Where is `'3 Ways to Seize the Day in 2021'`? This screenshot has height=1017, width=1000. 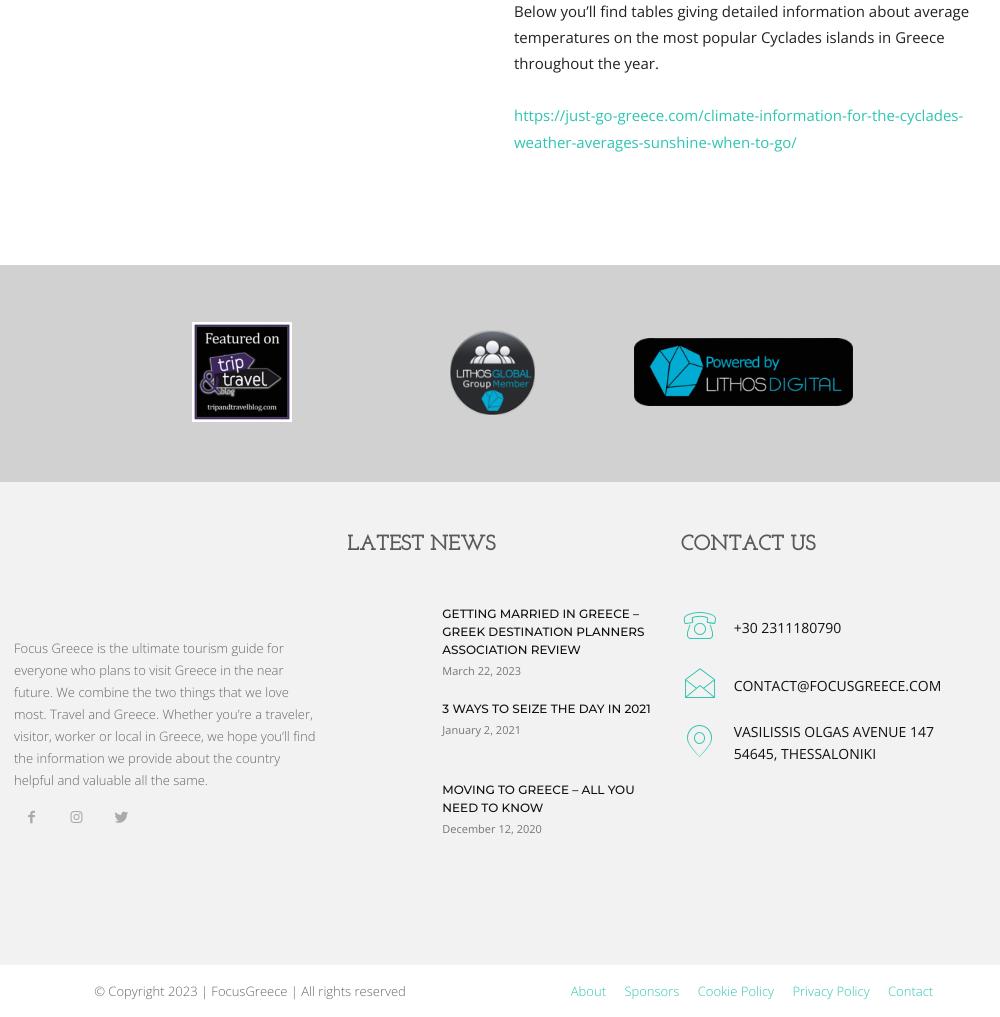
'3 Ways to Seize the Day in 2021' is located at coordinates (441, 707).